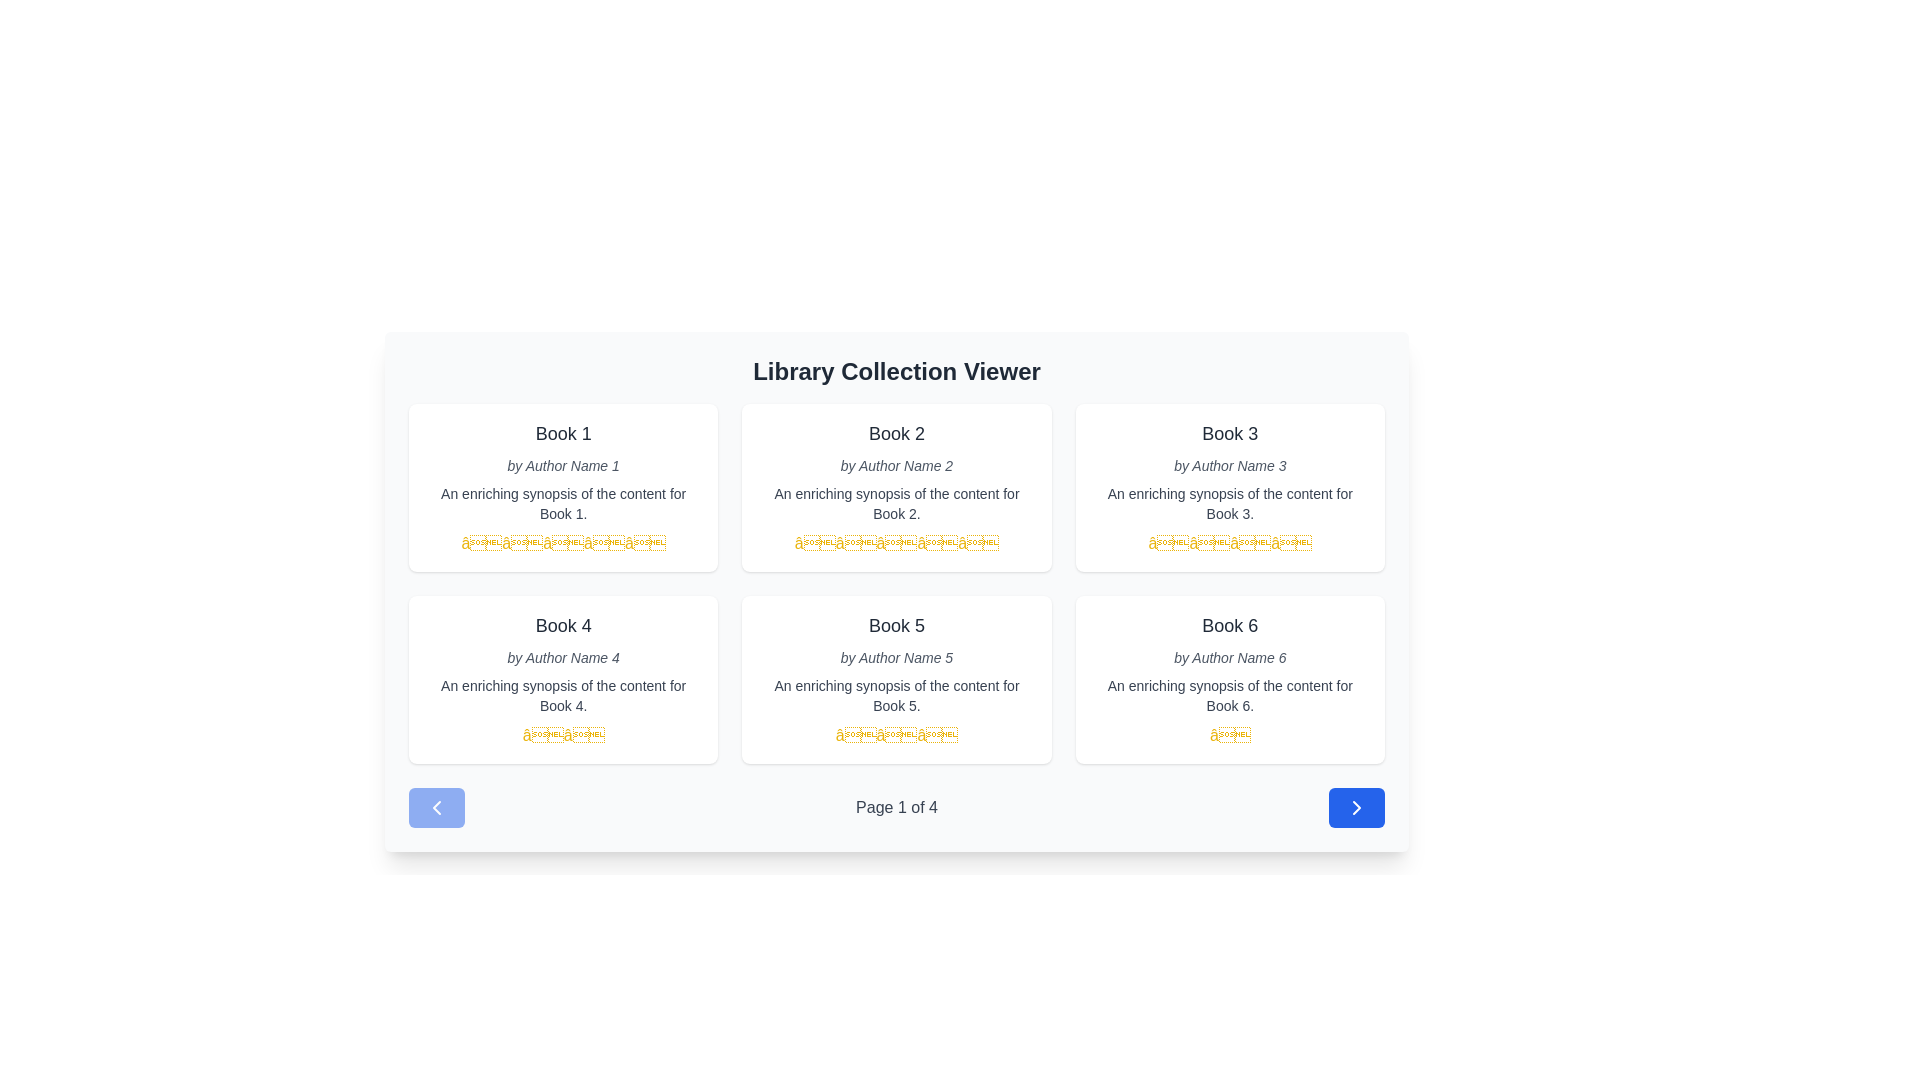 This screenshot has height=1080, width=1920. What do you see at coordinates (481, 543) in the screenshot?
I see `the first star in the five-star rating system located below the description text of 'Book 1', which is the first card in the top row of the library collection view` at bounding box center [481, 543].